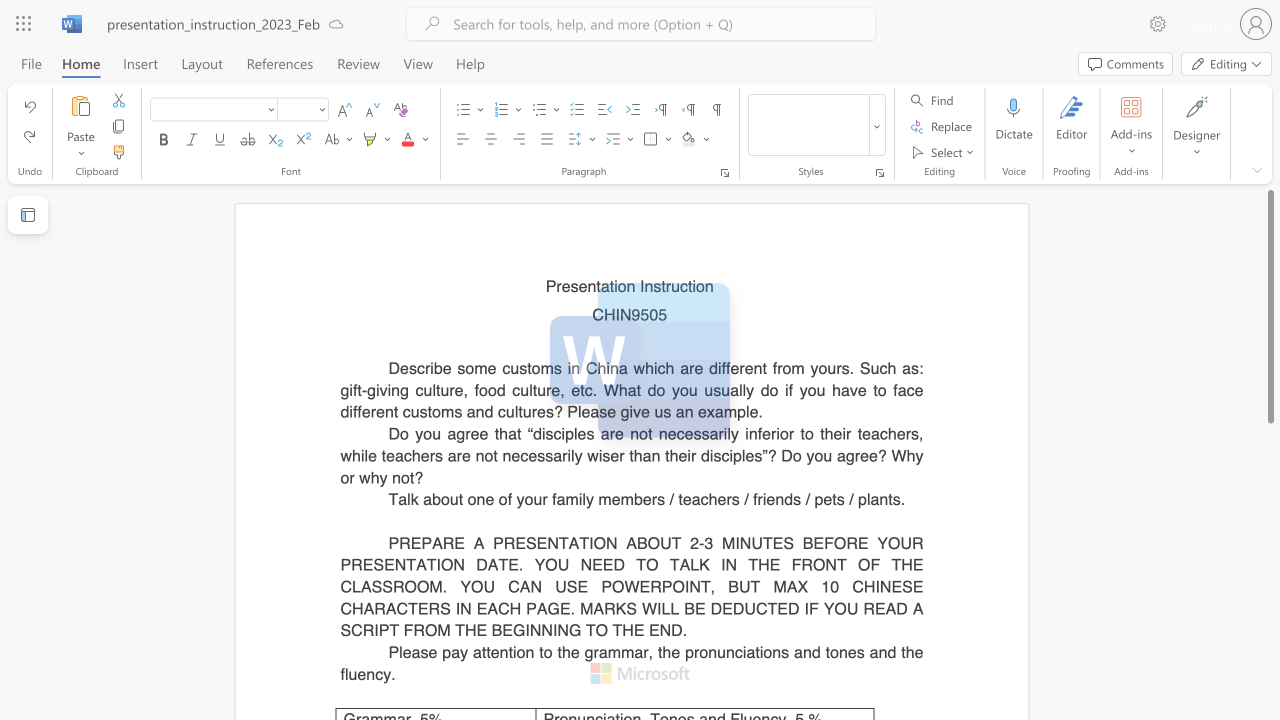  What do you see at coordinates (1269, 490) in the screenshot?
I see `the scrollbar on the right side to scroll the page down` at bounding box center [1269, 490].